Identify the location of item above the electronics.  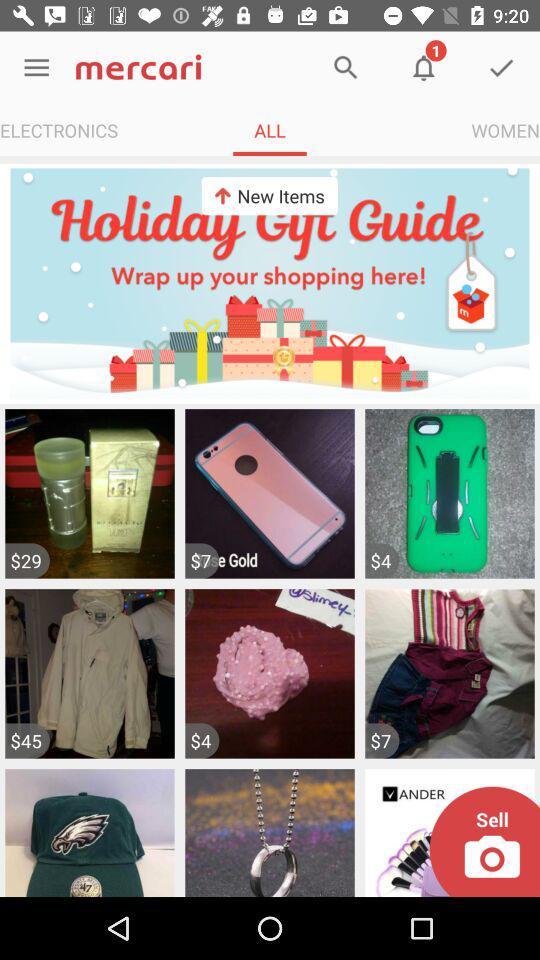
(36, 68).